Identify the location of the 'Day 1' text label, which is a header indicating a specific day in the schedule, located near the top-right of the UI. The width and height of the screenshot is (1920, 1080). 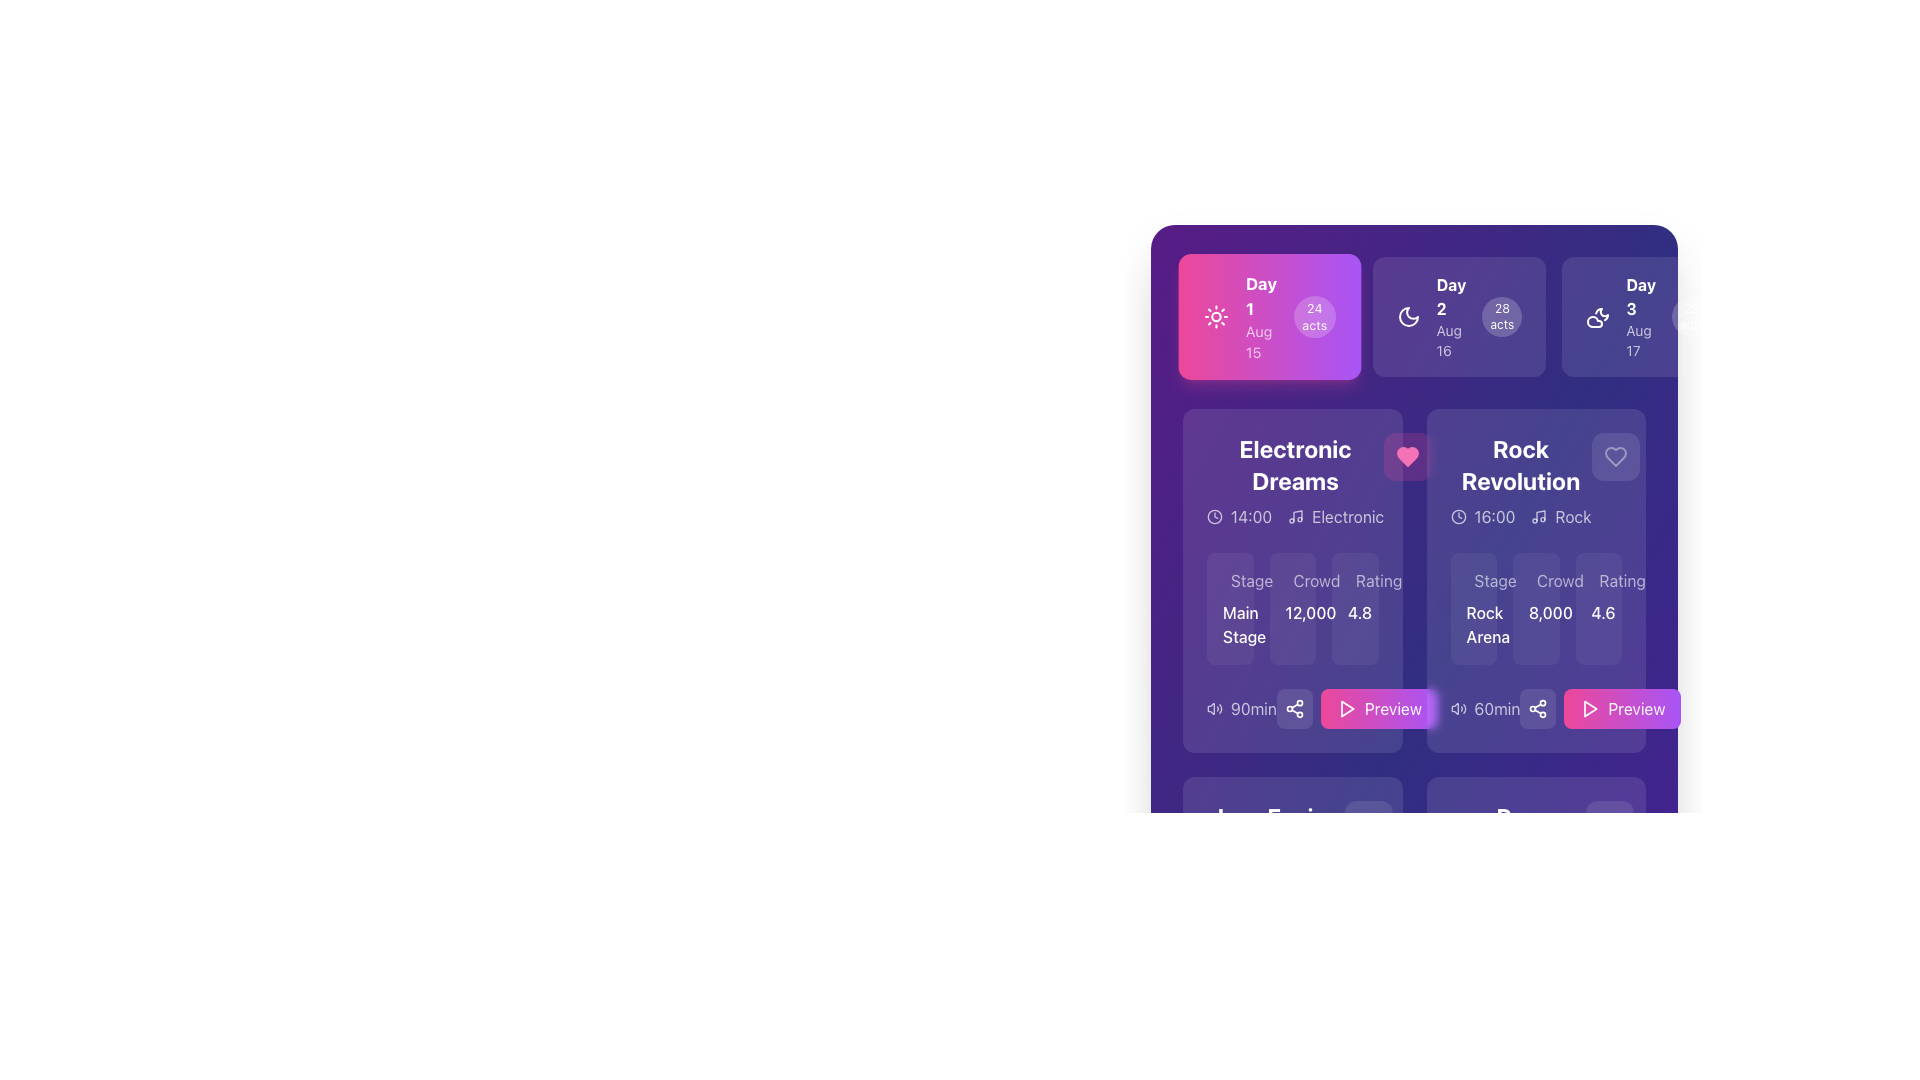
(1260, 296).